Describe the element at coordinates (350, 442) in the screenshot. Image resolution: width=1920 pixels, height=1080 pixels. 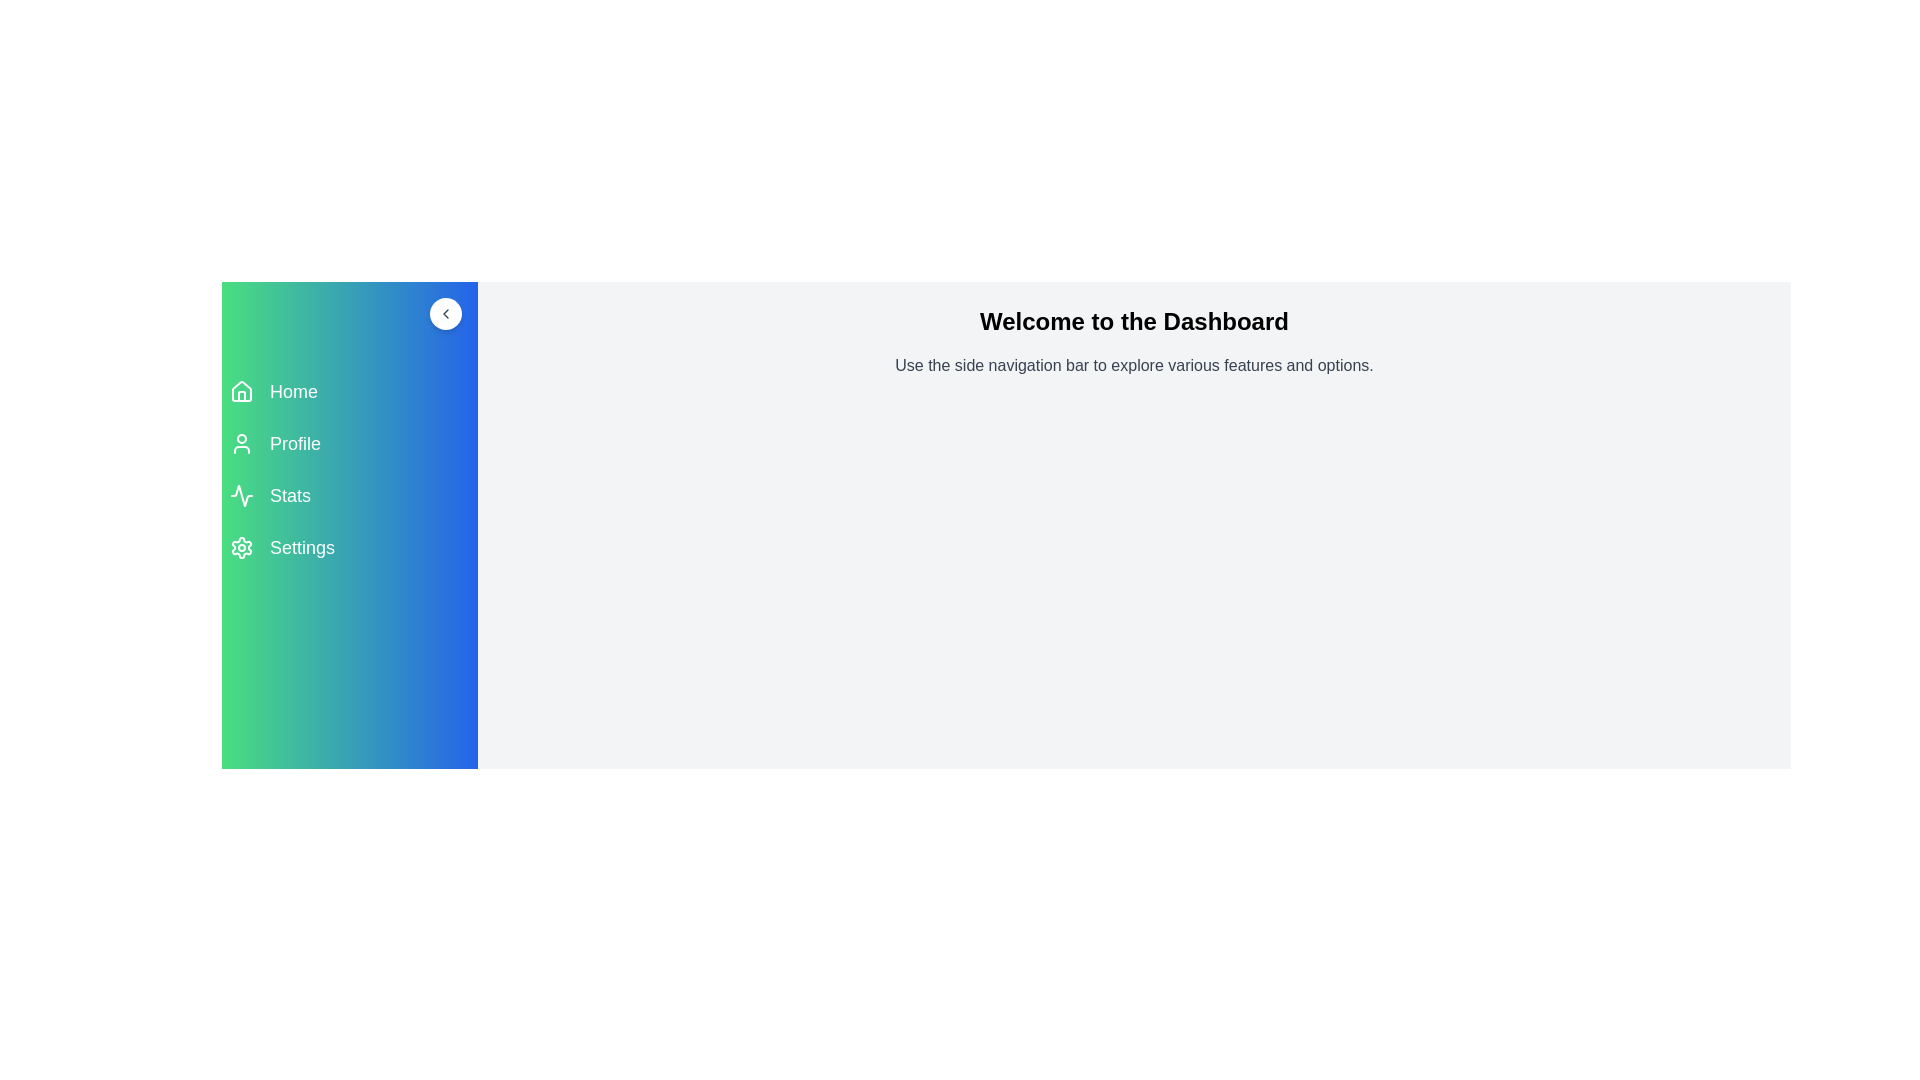
I see `the profile navigation button located in the vertical menu, which is the second option from the top` at that location.